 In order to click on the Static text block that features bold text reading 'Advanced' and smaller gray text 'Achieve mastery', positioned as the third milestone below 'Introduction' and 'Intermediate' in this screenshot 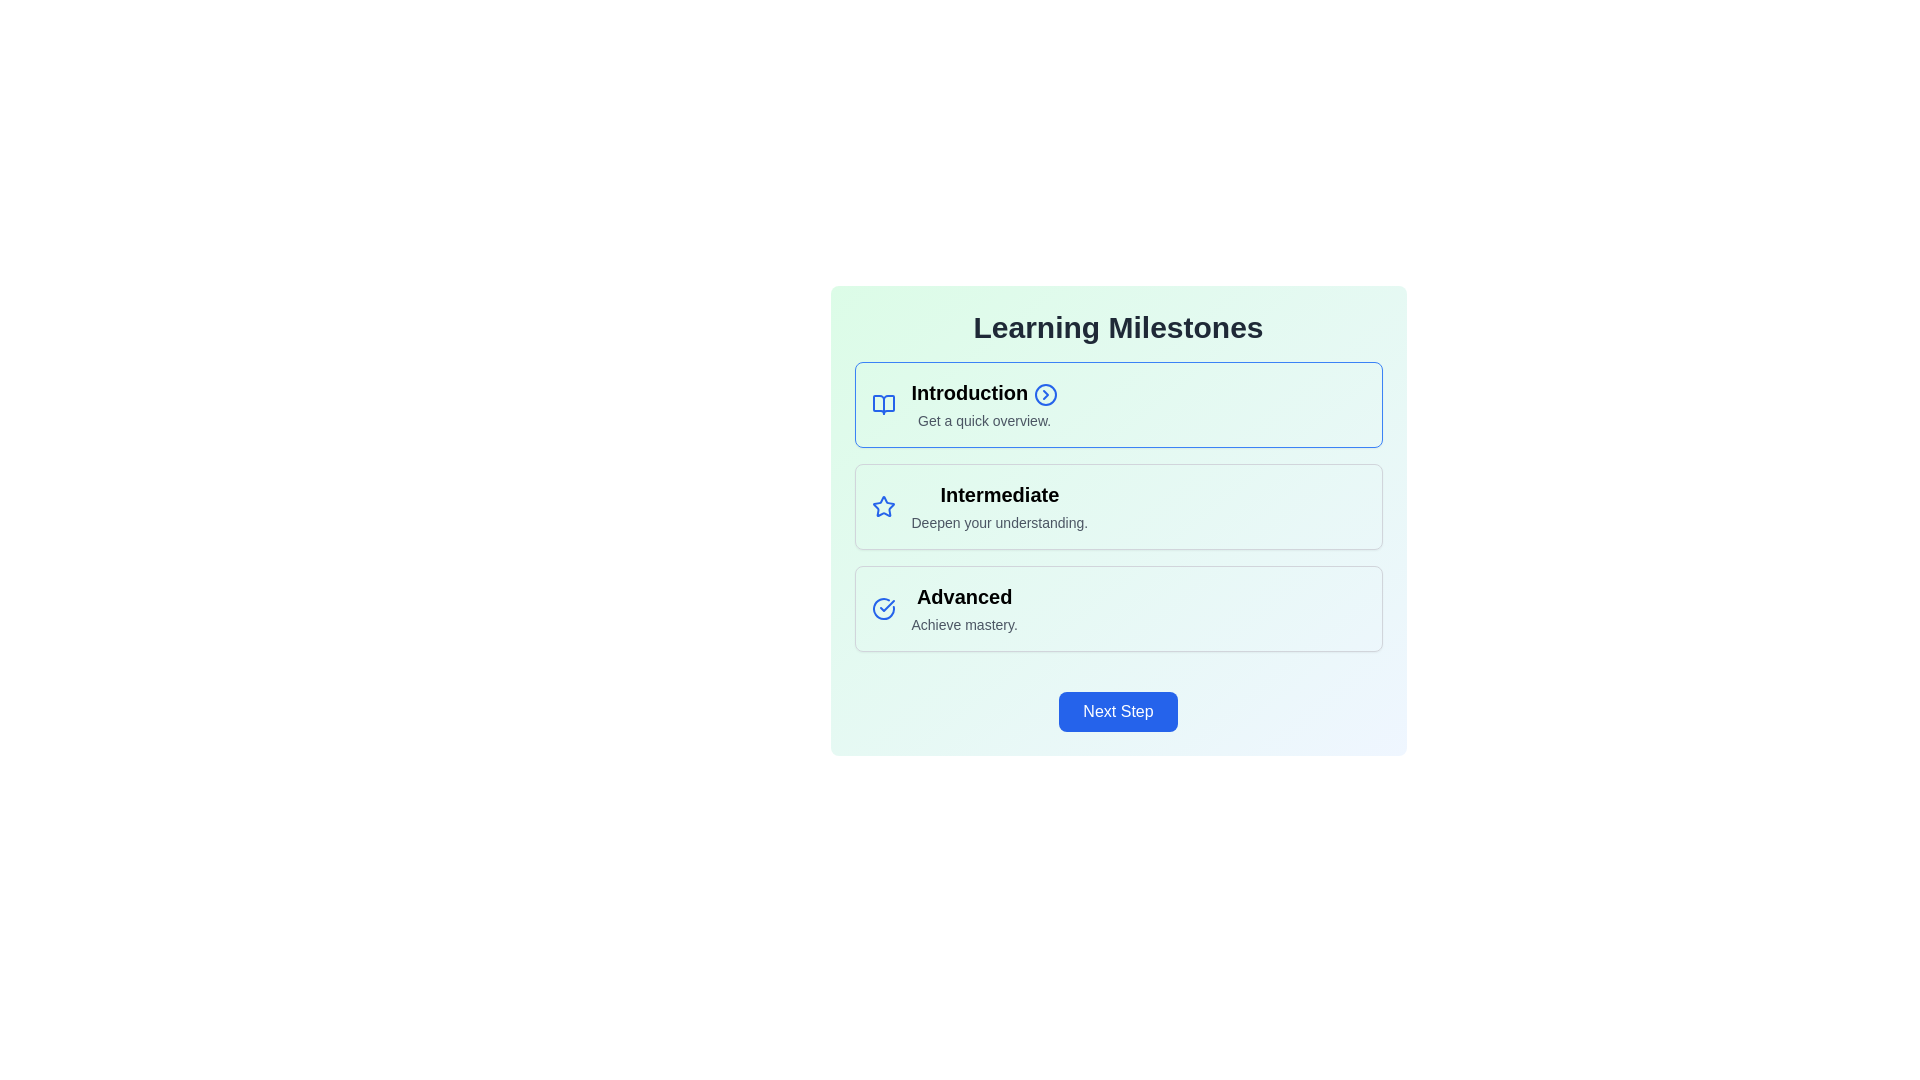, I will do `click(964, 608)`.